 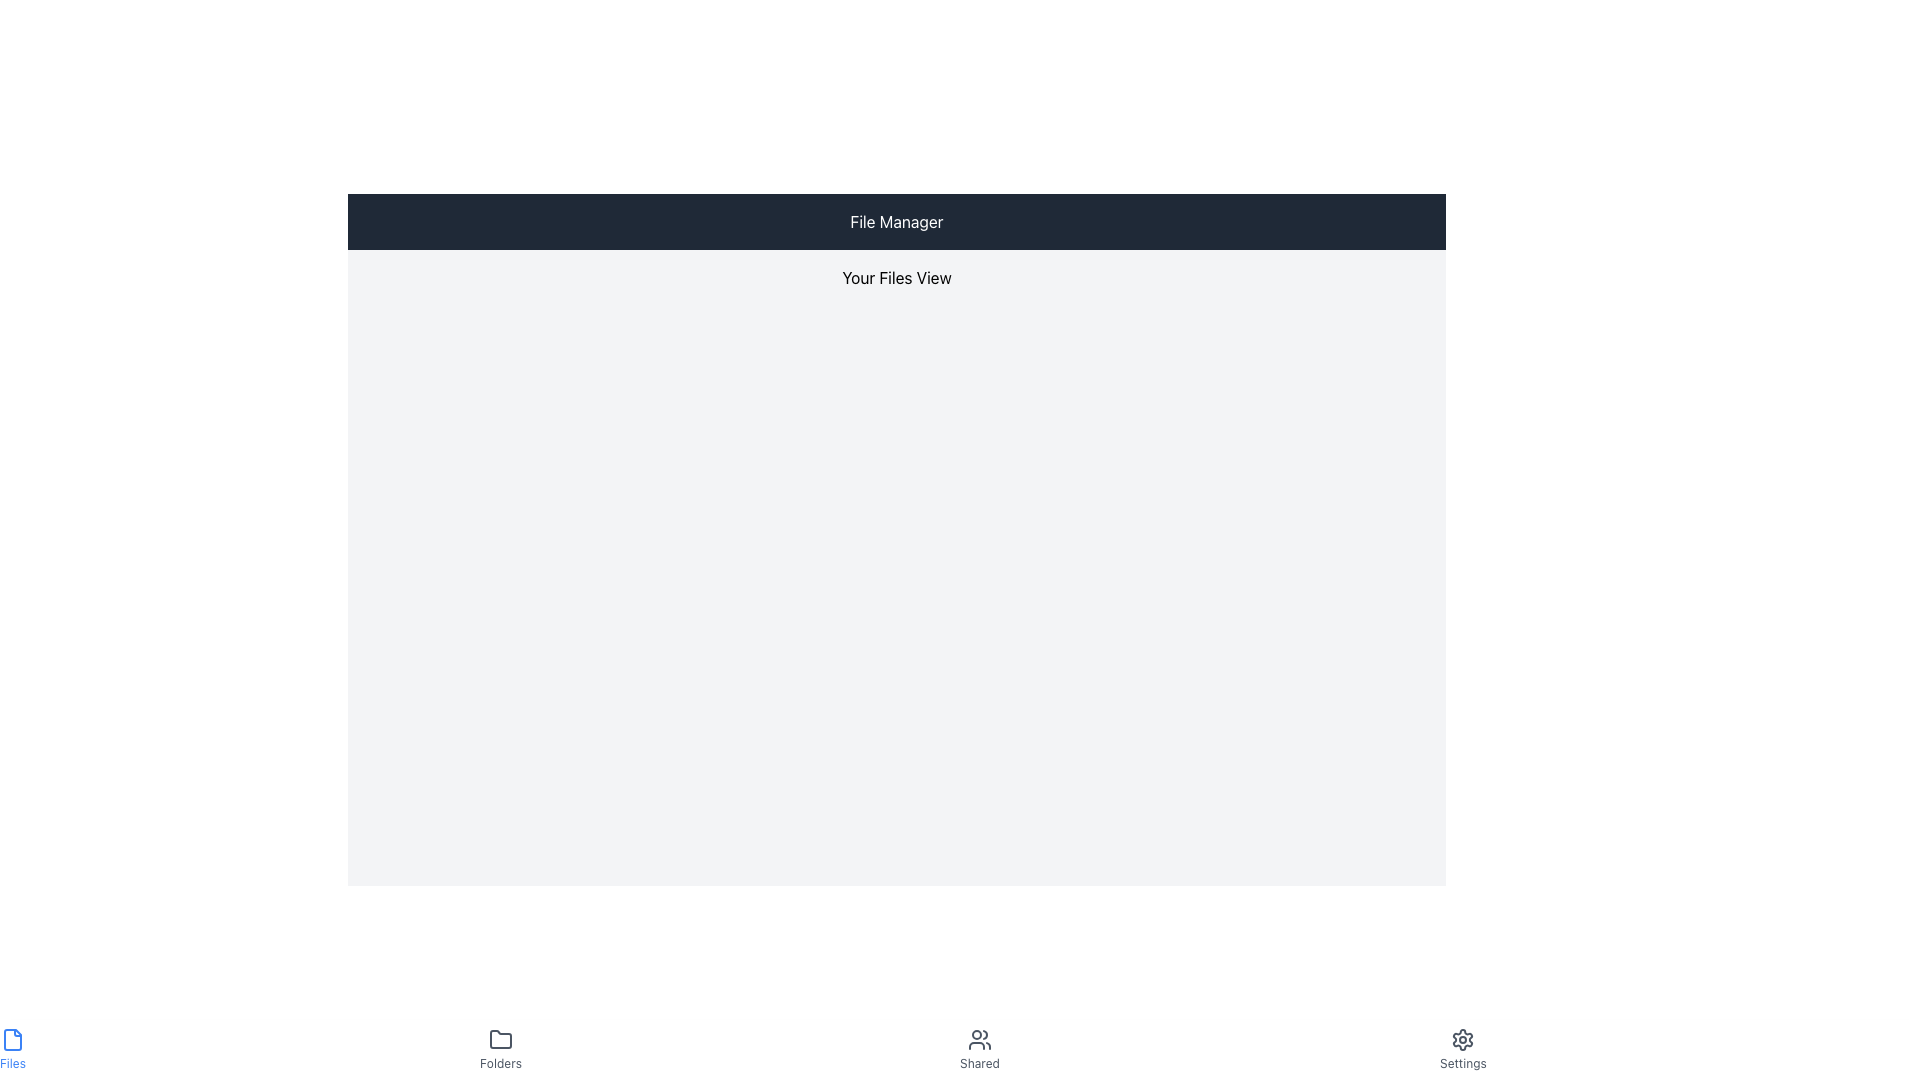 What do you see at coordinates (1463, 1063) in the screenshot?
I see `the text label that serves as a navigation indication for the setting, located below the gear icon in the vertical array` at bounding box center [1463, 1063].